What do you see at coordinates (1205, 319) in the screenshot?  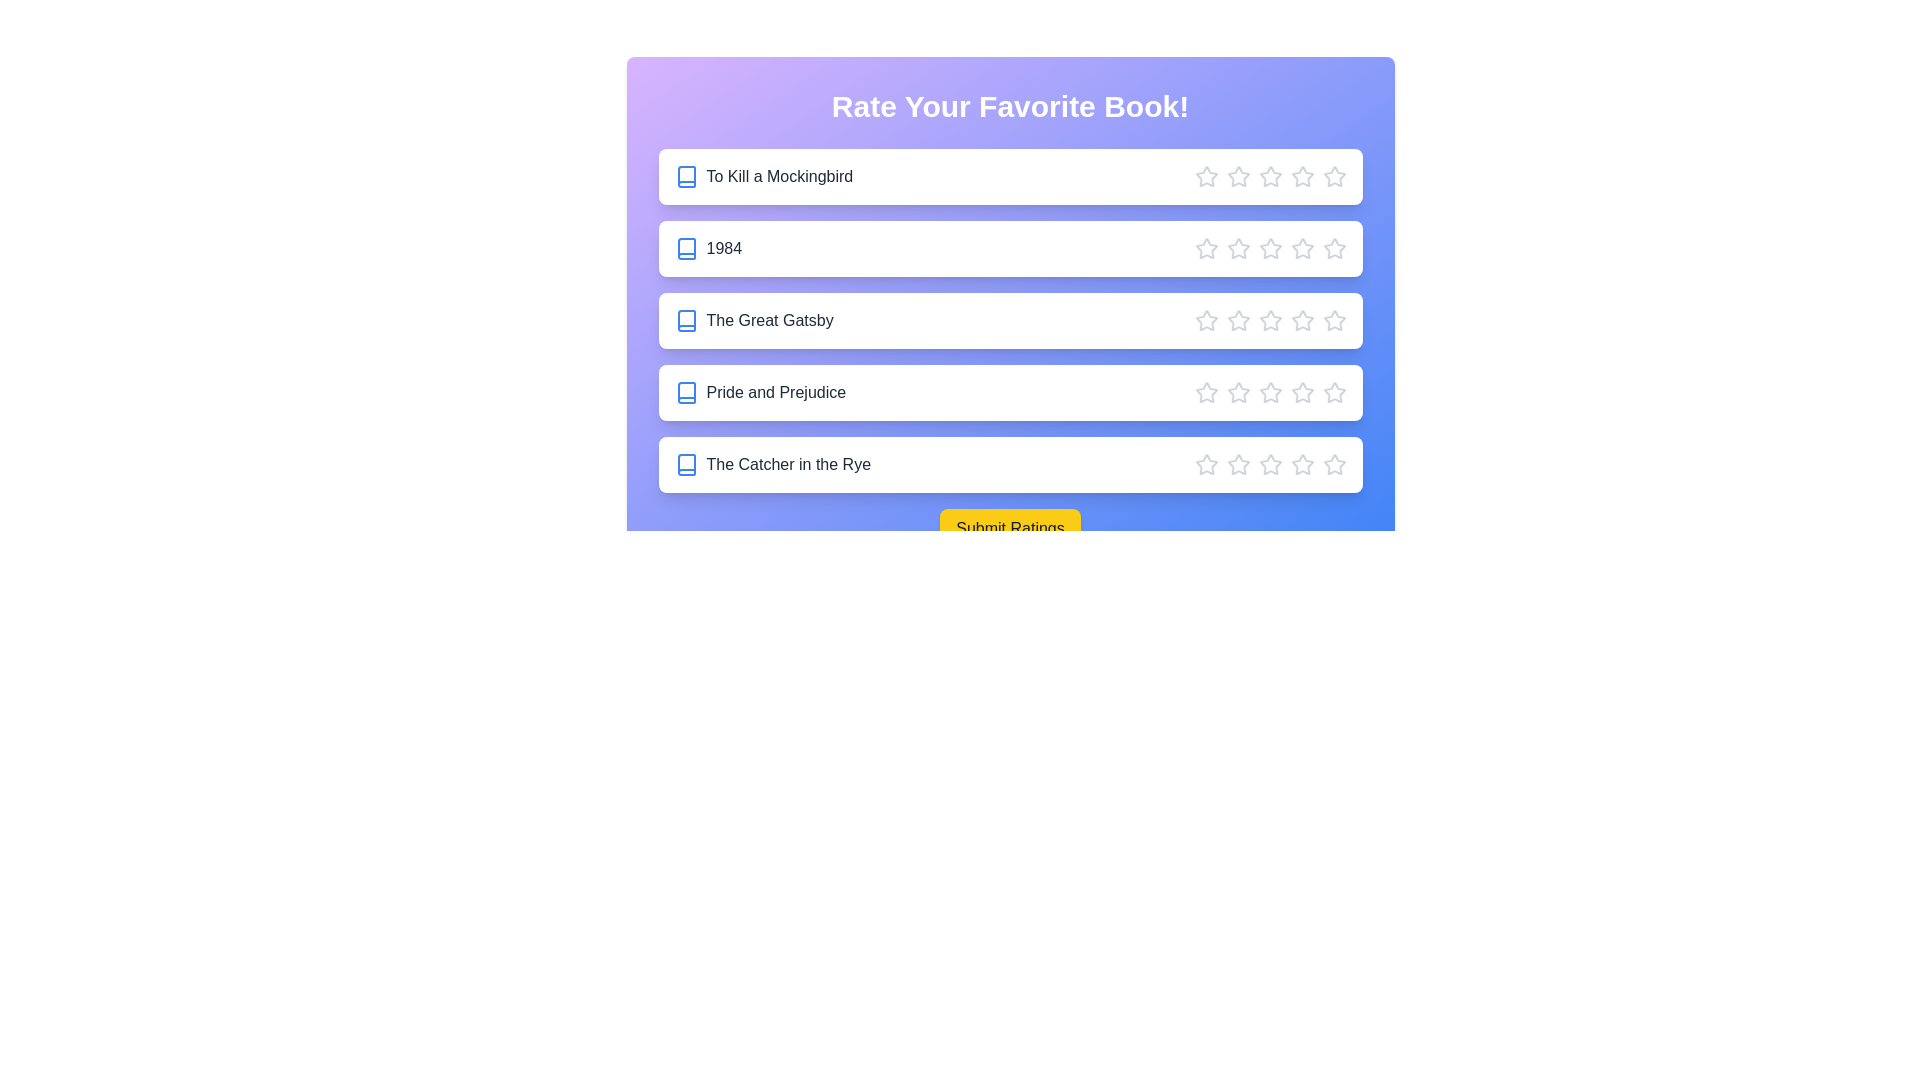 I see `the star corresponding to 1 stars for the book 'The Great Gatsby'` at bounding box center [1205, 319].